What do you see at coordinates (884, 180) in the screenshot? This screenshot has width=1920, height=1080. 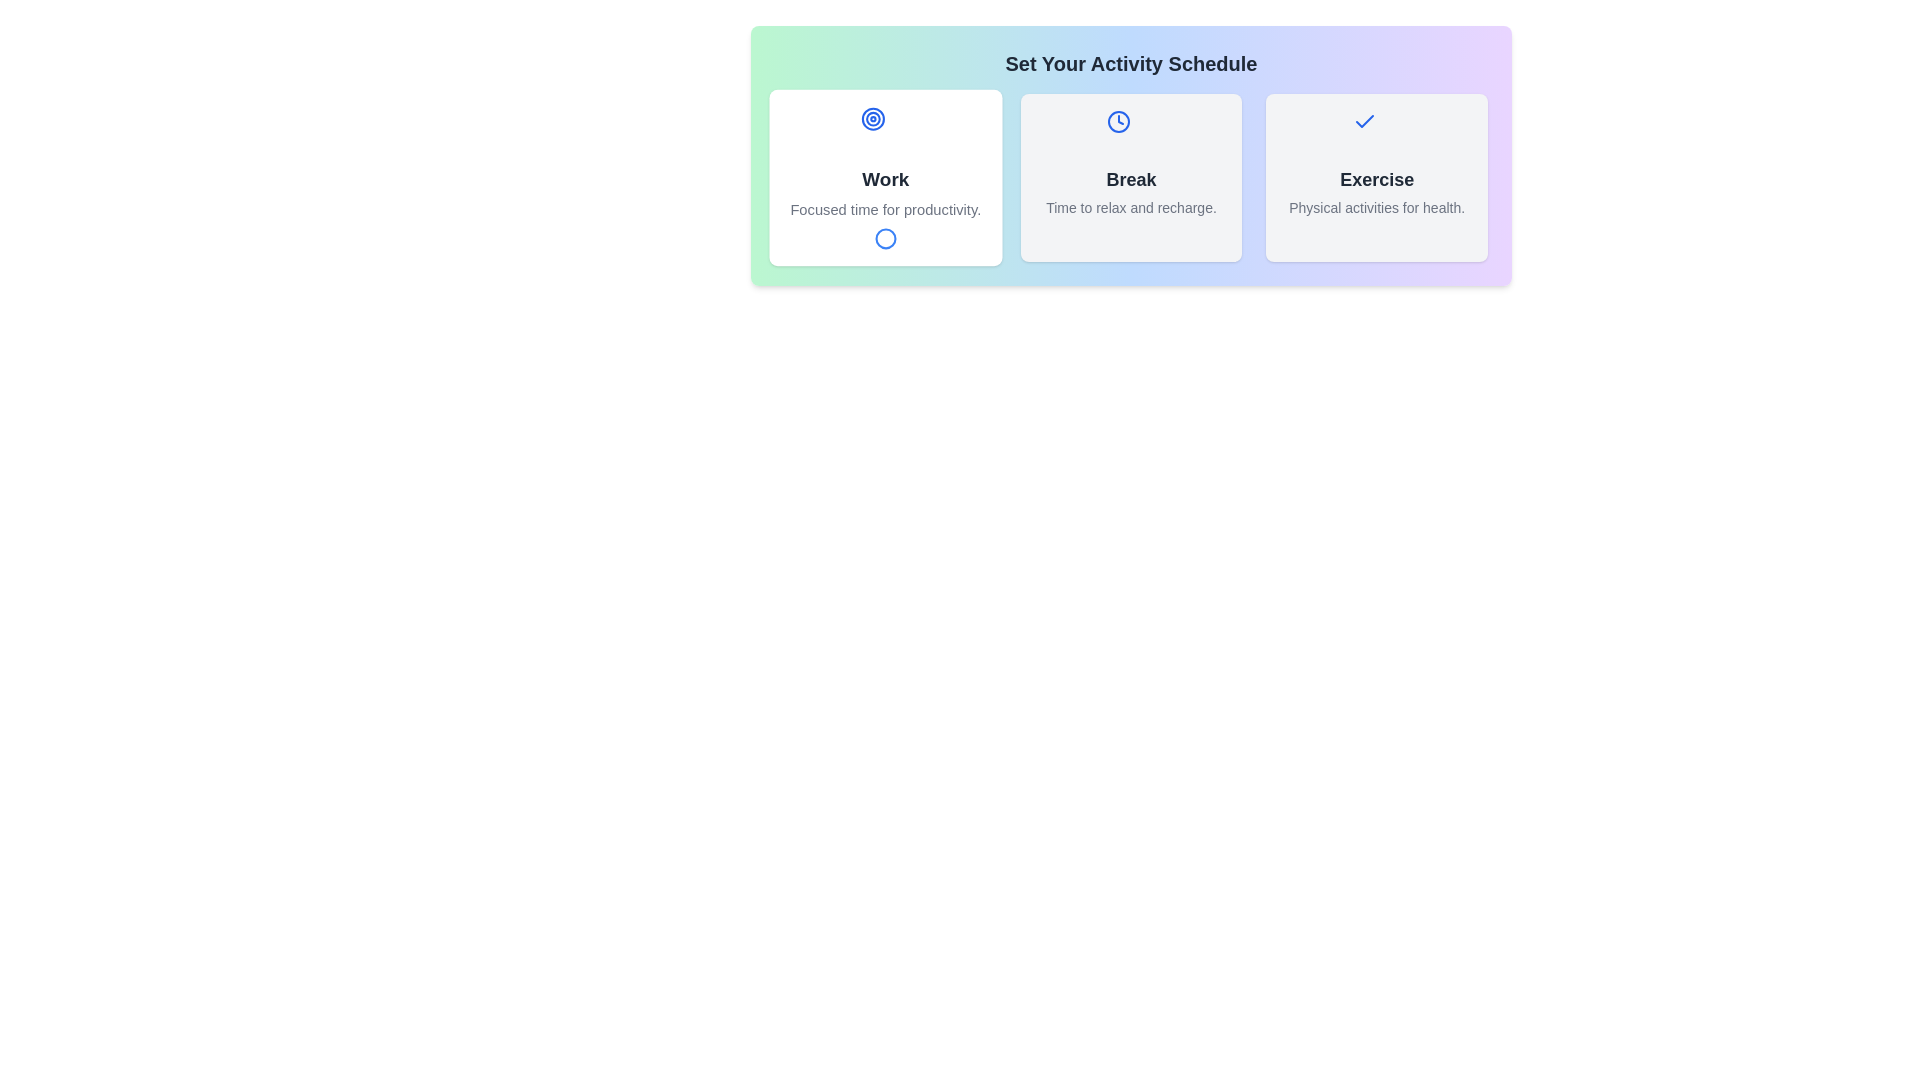 I see `the text label displaying 'Work' in bold, located in the leftmost card of the row, positioned below the circular icon and above the descriptive text` at bounding box center [884, 180].